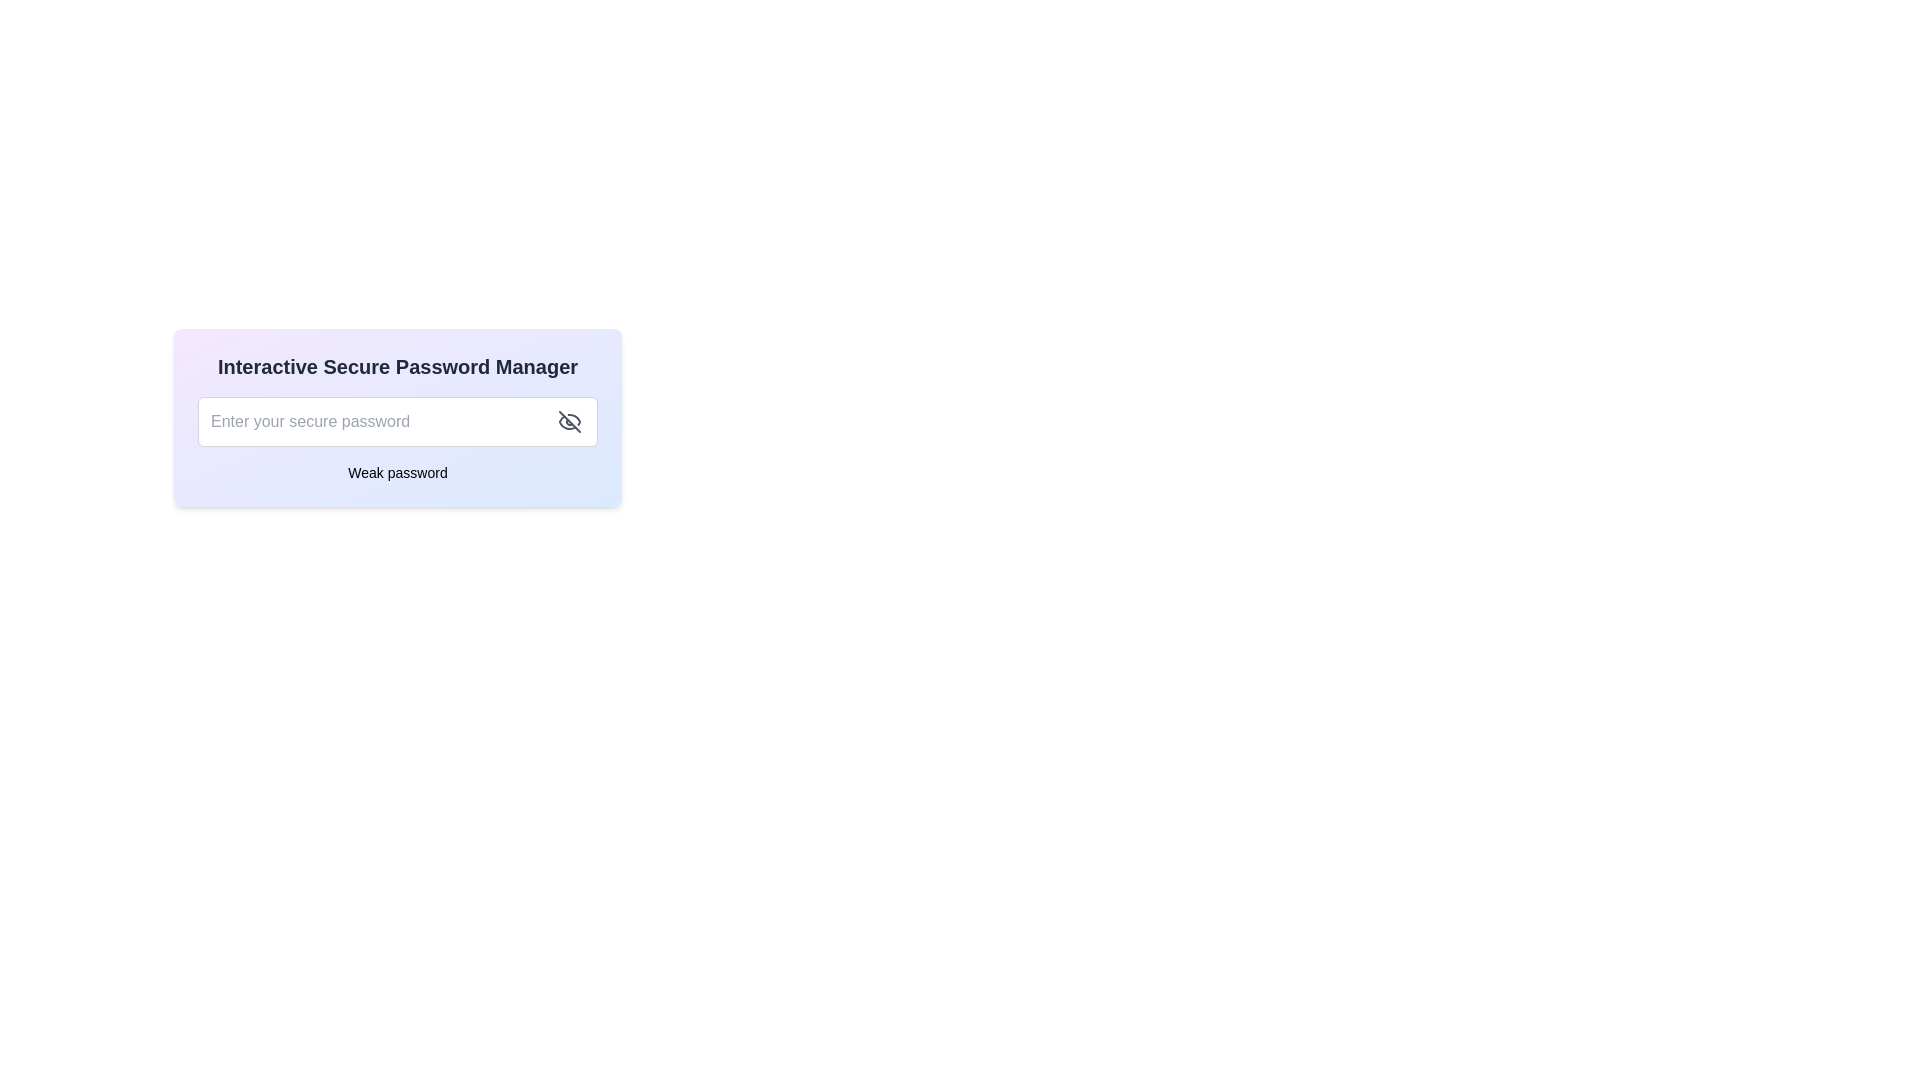  What do you see at coordinates (569, 420) in the screenshot?
I see `the eye-shaped icon with a strikethrough, located to the right of the password input field` at bounding box center [569, 420].